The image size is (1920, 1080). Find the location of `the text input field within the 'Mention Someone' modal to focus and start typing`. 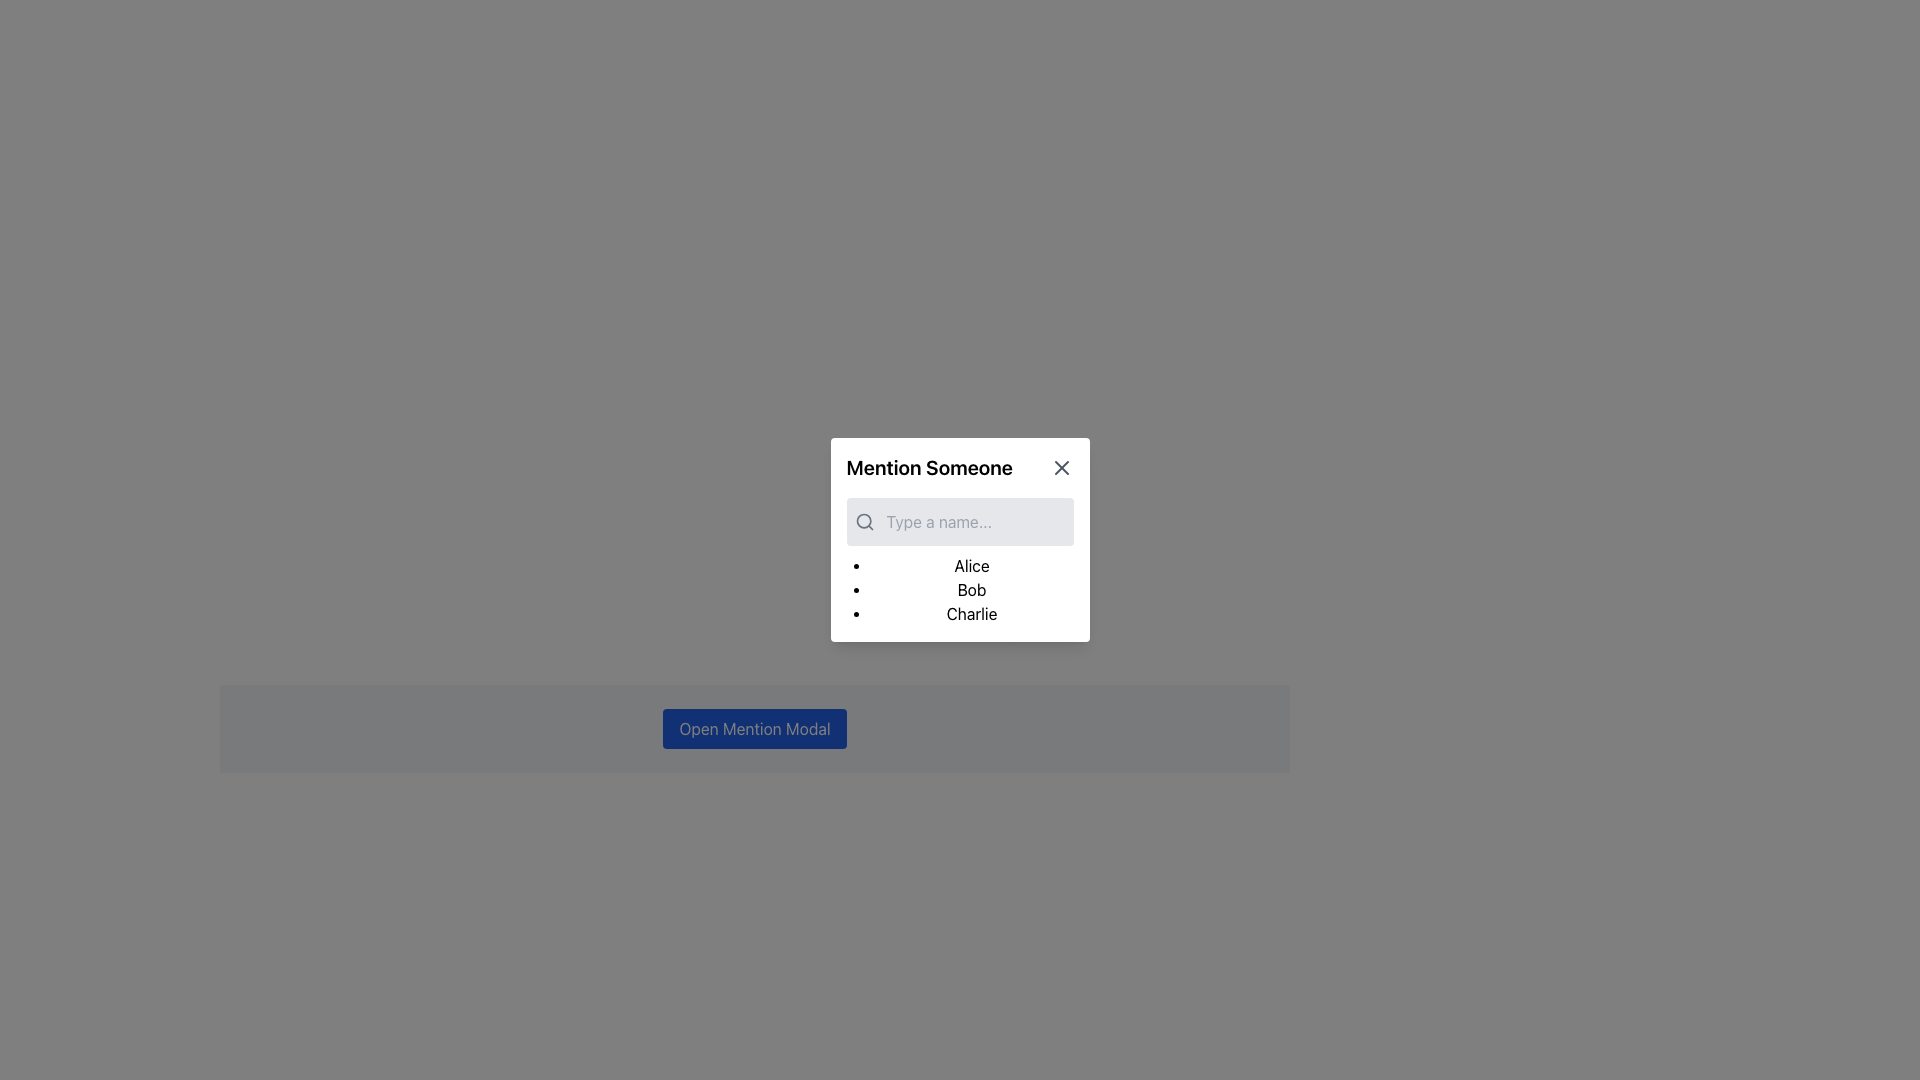

the text input field within the 'Mention Someone' modal to focus and start typing is located at coordinates (960, 520).